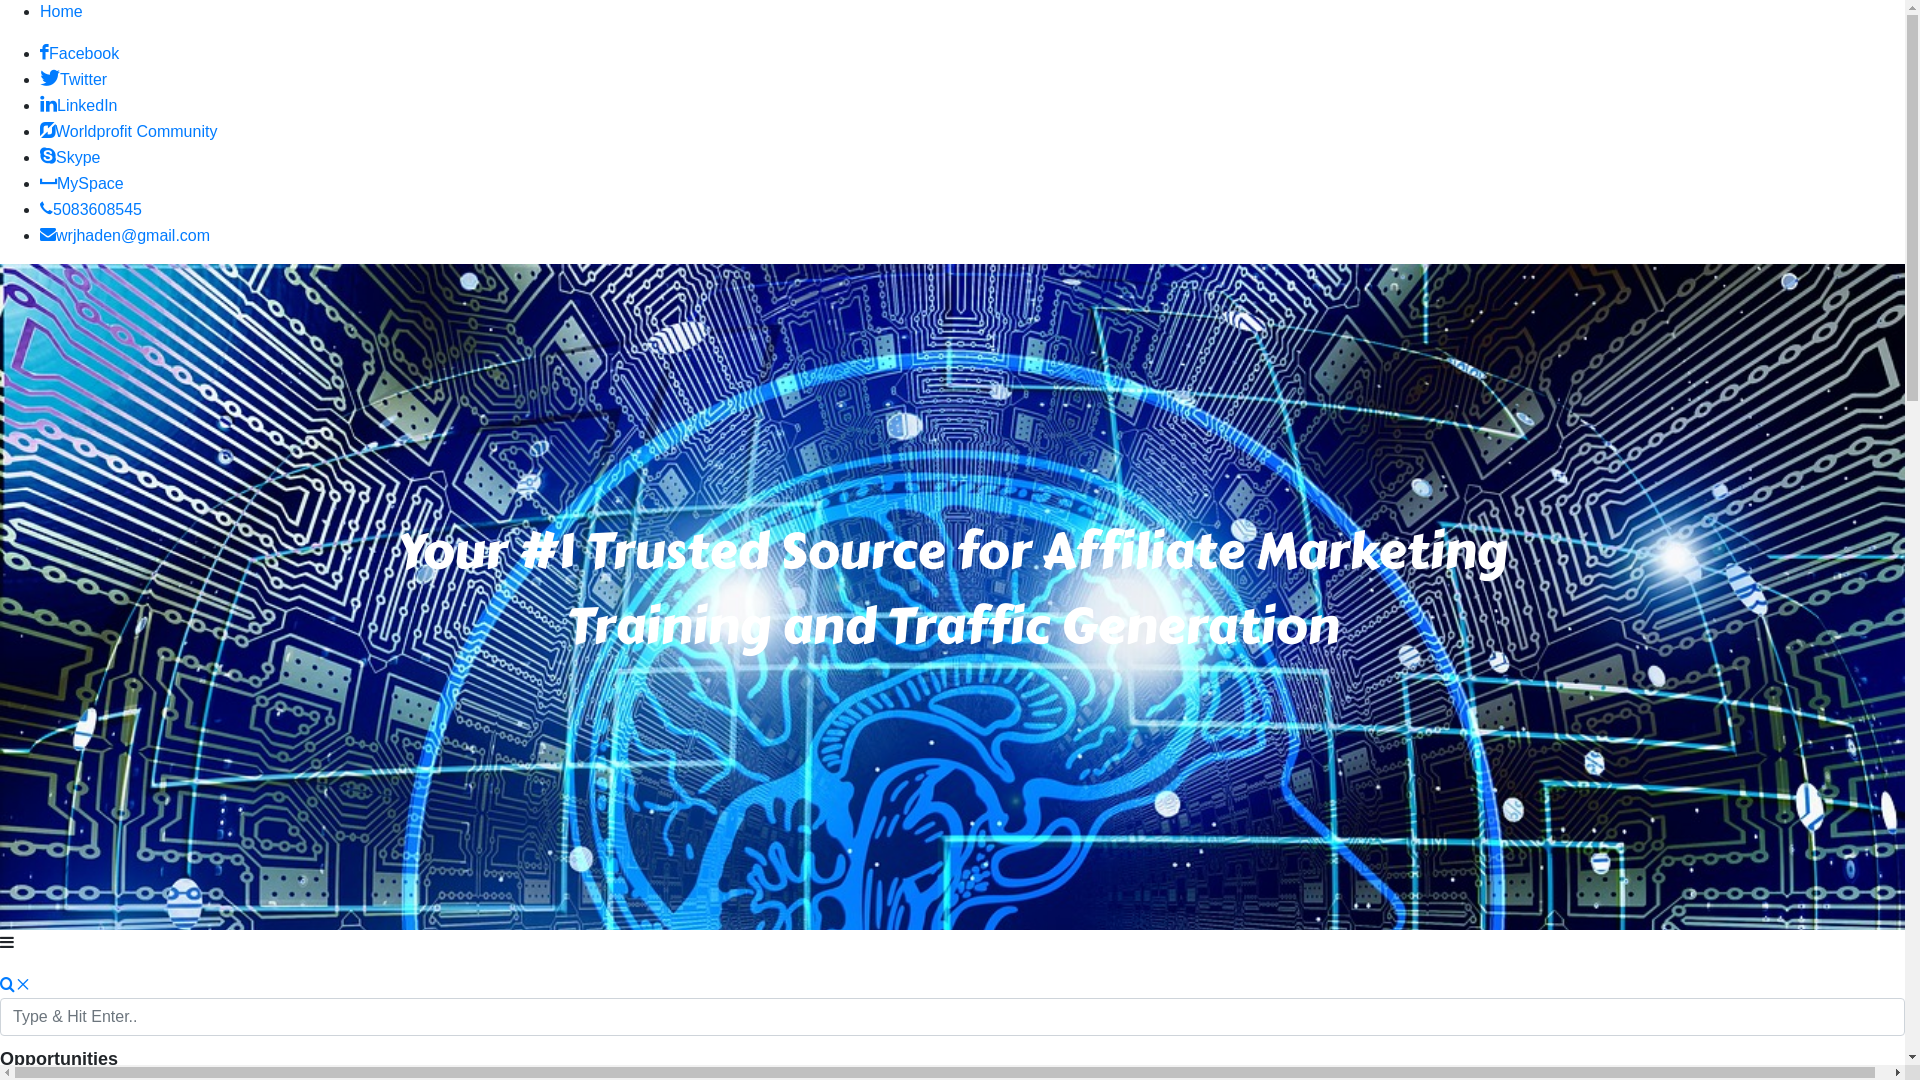 Image resolution: width=1920 pixels, height=1080 pixels. I want to click on 'Skype', so click(70, 156).